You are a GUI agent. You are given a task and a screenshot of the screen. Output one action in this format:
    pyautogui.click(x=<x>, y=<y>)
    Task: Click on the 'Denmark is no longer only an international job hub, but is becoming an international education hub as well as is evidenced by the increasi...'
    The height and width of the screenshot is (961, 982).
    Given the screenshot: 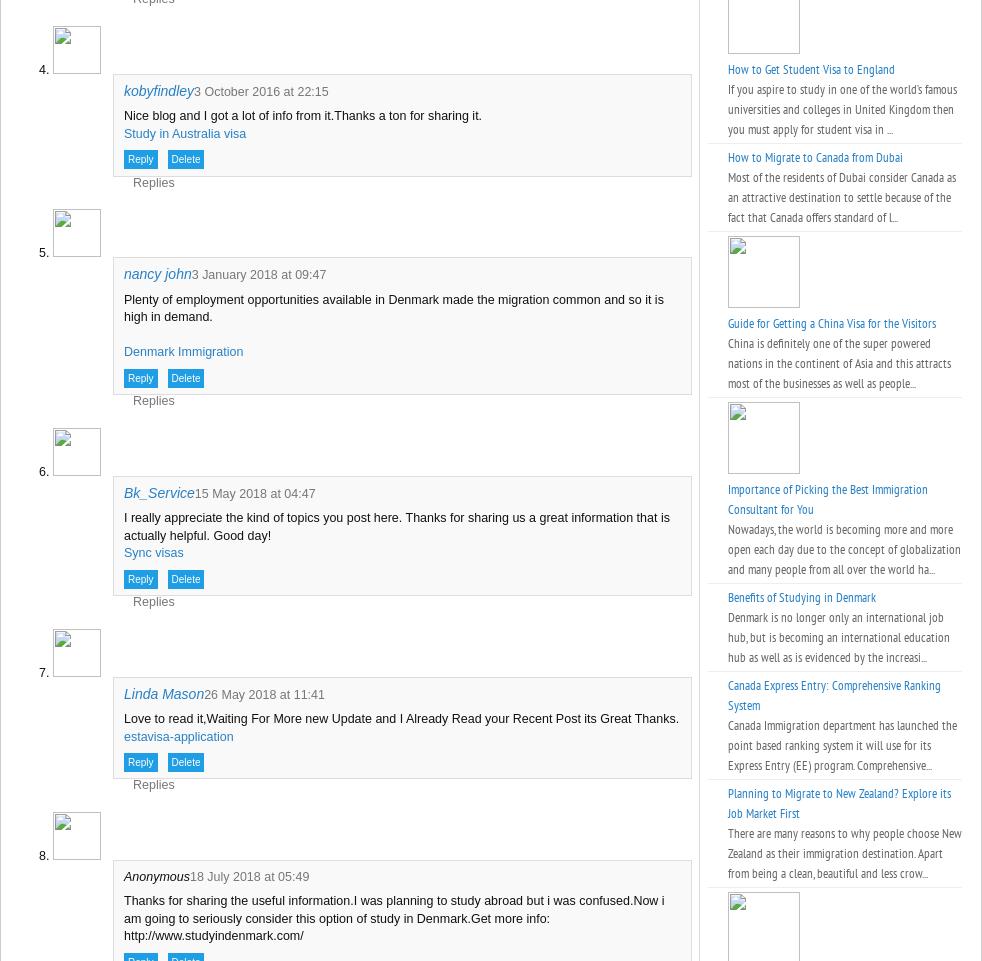 What is the action you would take?
    pyautogui.click(x=839, y=637)
    